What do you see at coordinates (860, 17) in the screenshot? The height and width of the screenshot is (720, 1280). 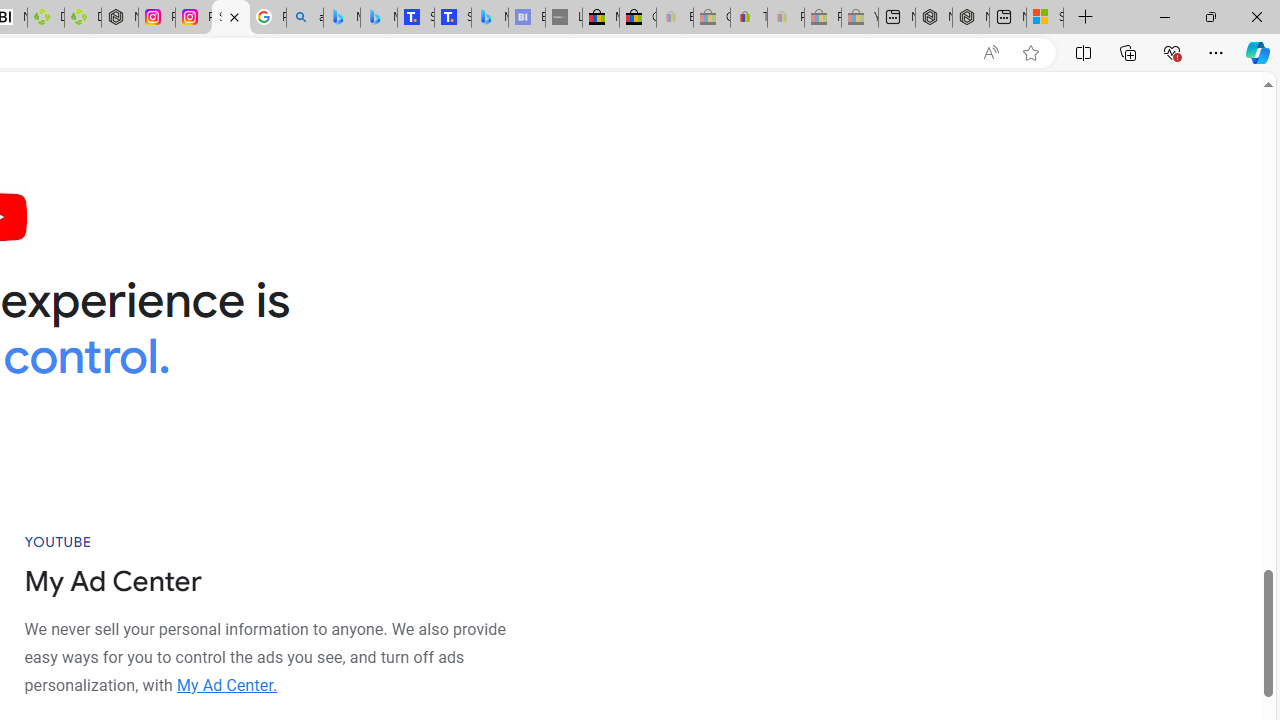 I see `'Yard, Garden & Outdoor Living - Sleeping'` at bounding box center [860, 17].